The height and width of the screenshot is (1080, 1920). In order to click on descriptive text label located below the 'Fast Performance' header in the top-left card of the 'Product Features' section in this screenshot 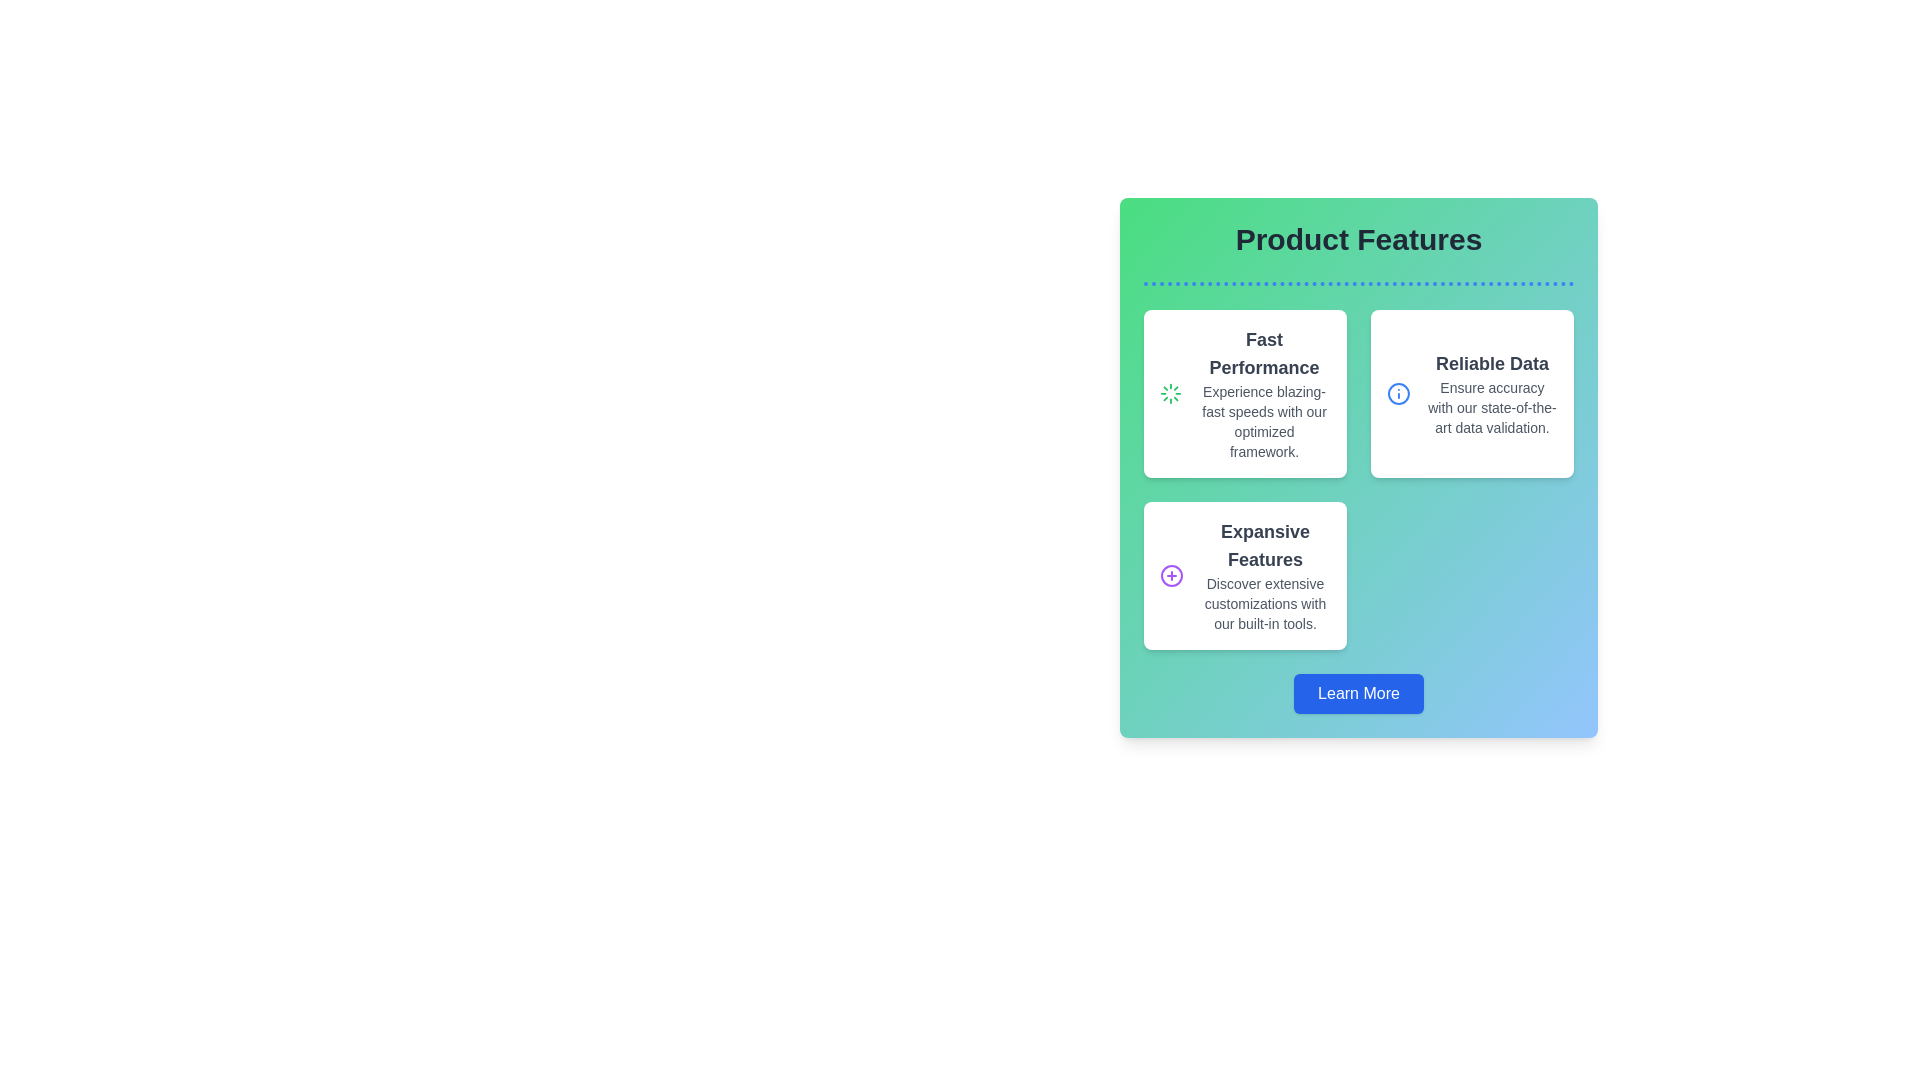, I will do `click(1263, 420)`.